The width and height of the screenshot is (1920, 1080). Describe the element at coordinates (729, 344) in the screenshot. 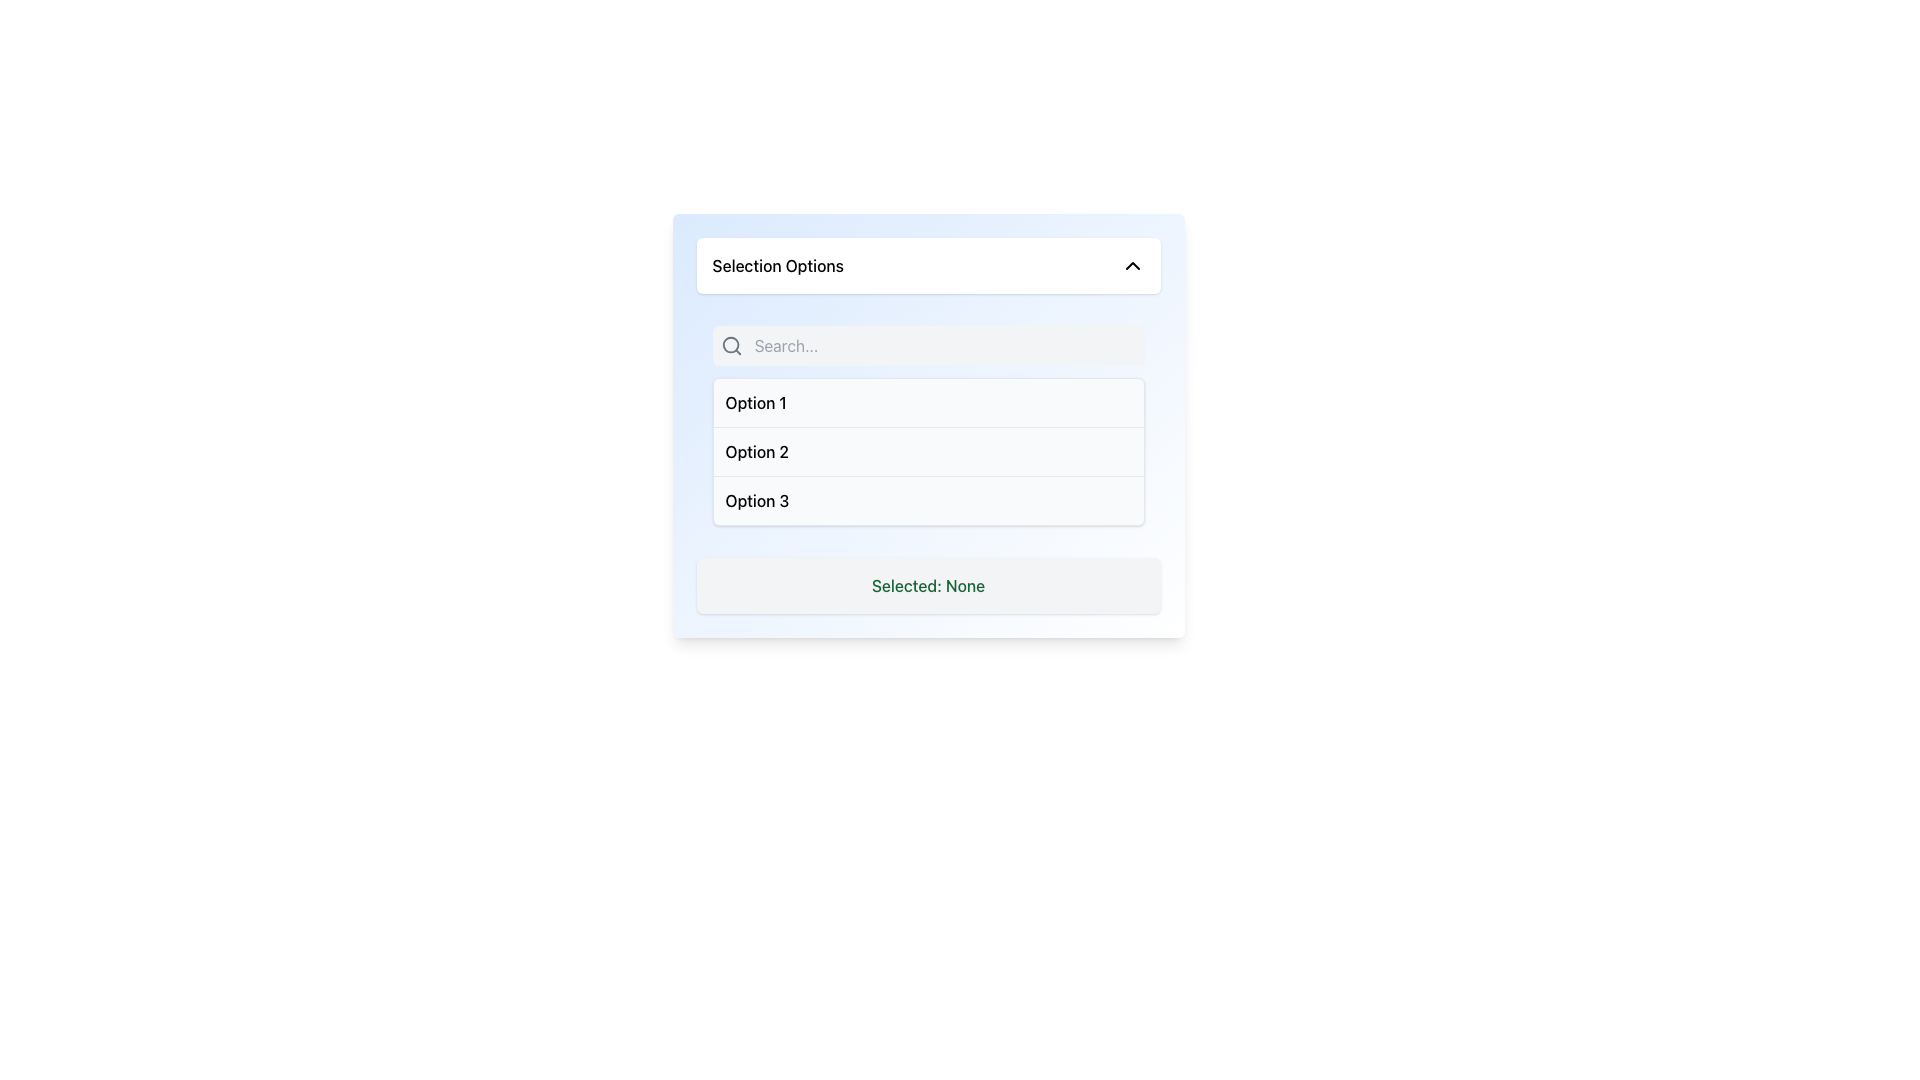

I see `the magnifying glass icon's circle within the search bar interface, which is styled in gray and located to the left of the search input field` at that location.